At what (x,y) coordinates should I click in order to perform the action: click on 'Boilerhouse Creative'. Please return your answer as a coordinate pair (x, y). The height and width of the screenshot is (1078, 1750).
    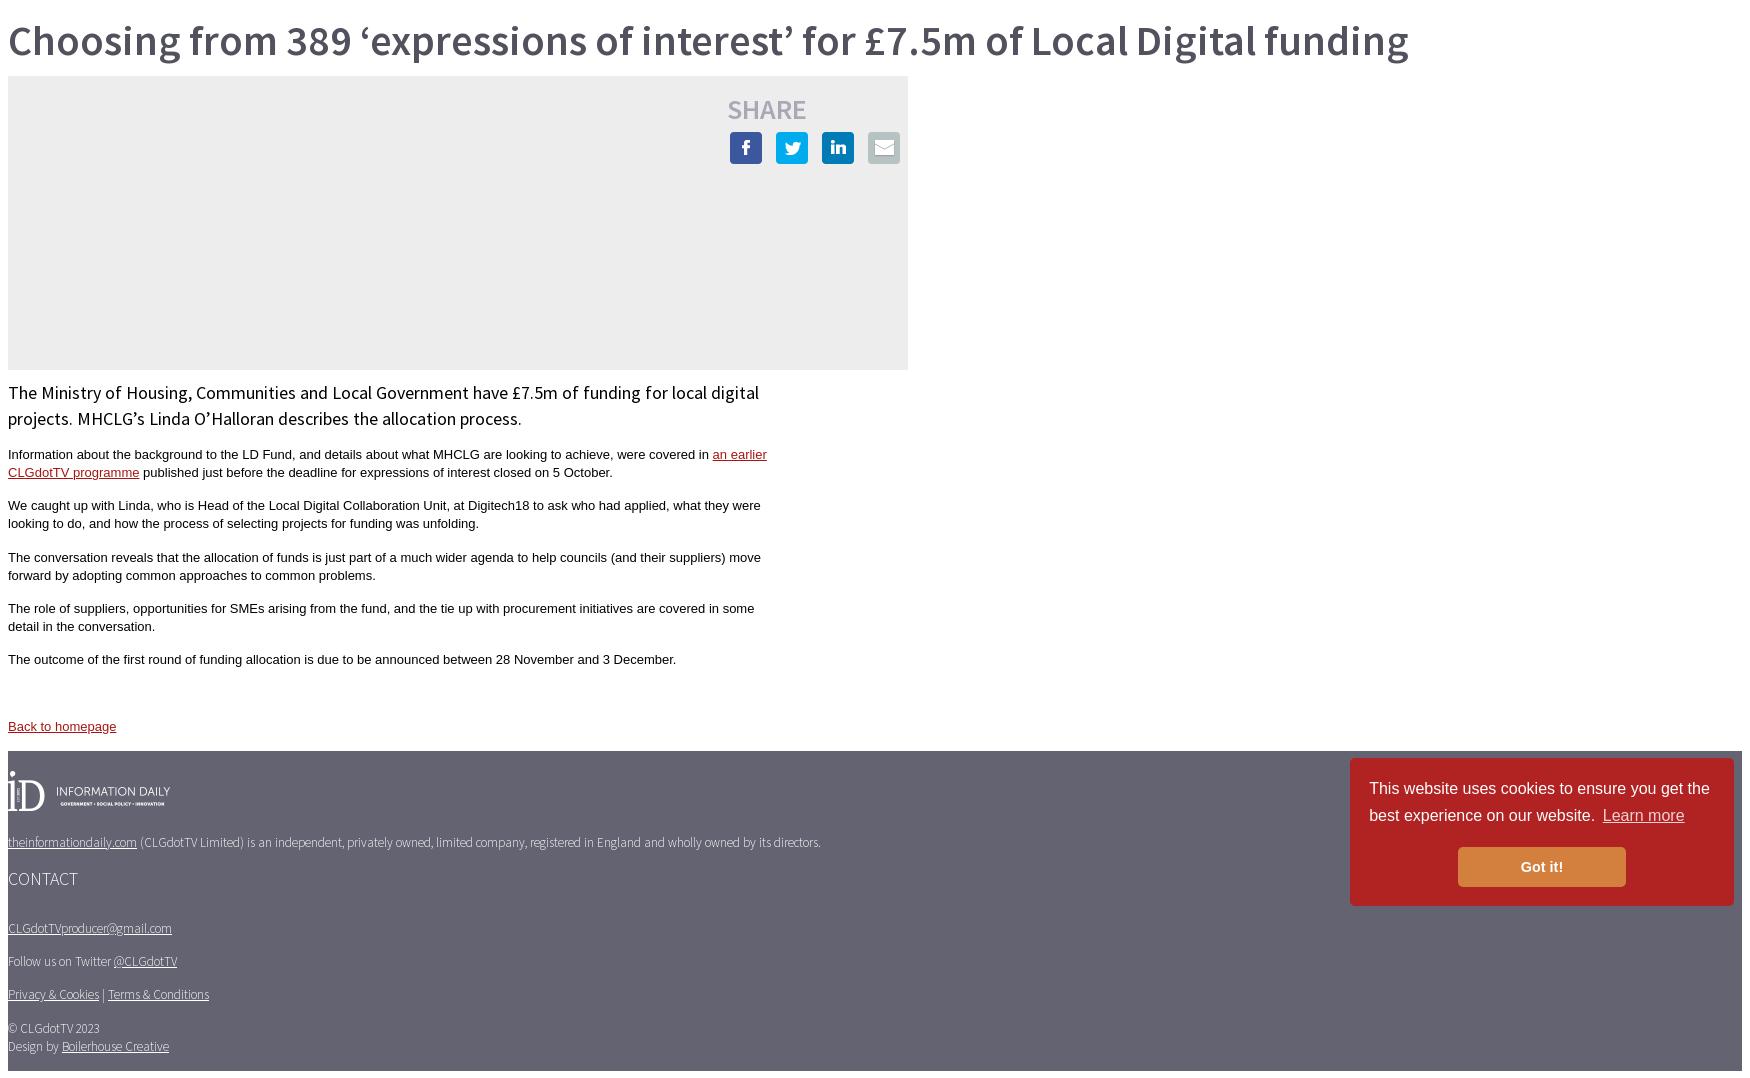
    Looking at the image, I should click on (115, 1045).